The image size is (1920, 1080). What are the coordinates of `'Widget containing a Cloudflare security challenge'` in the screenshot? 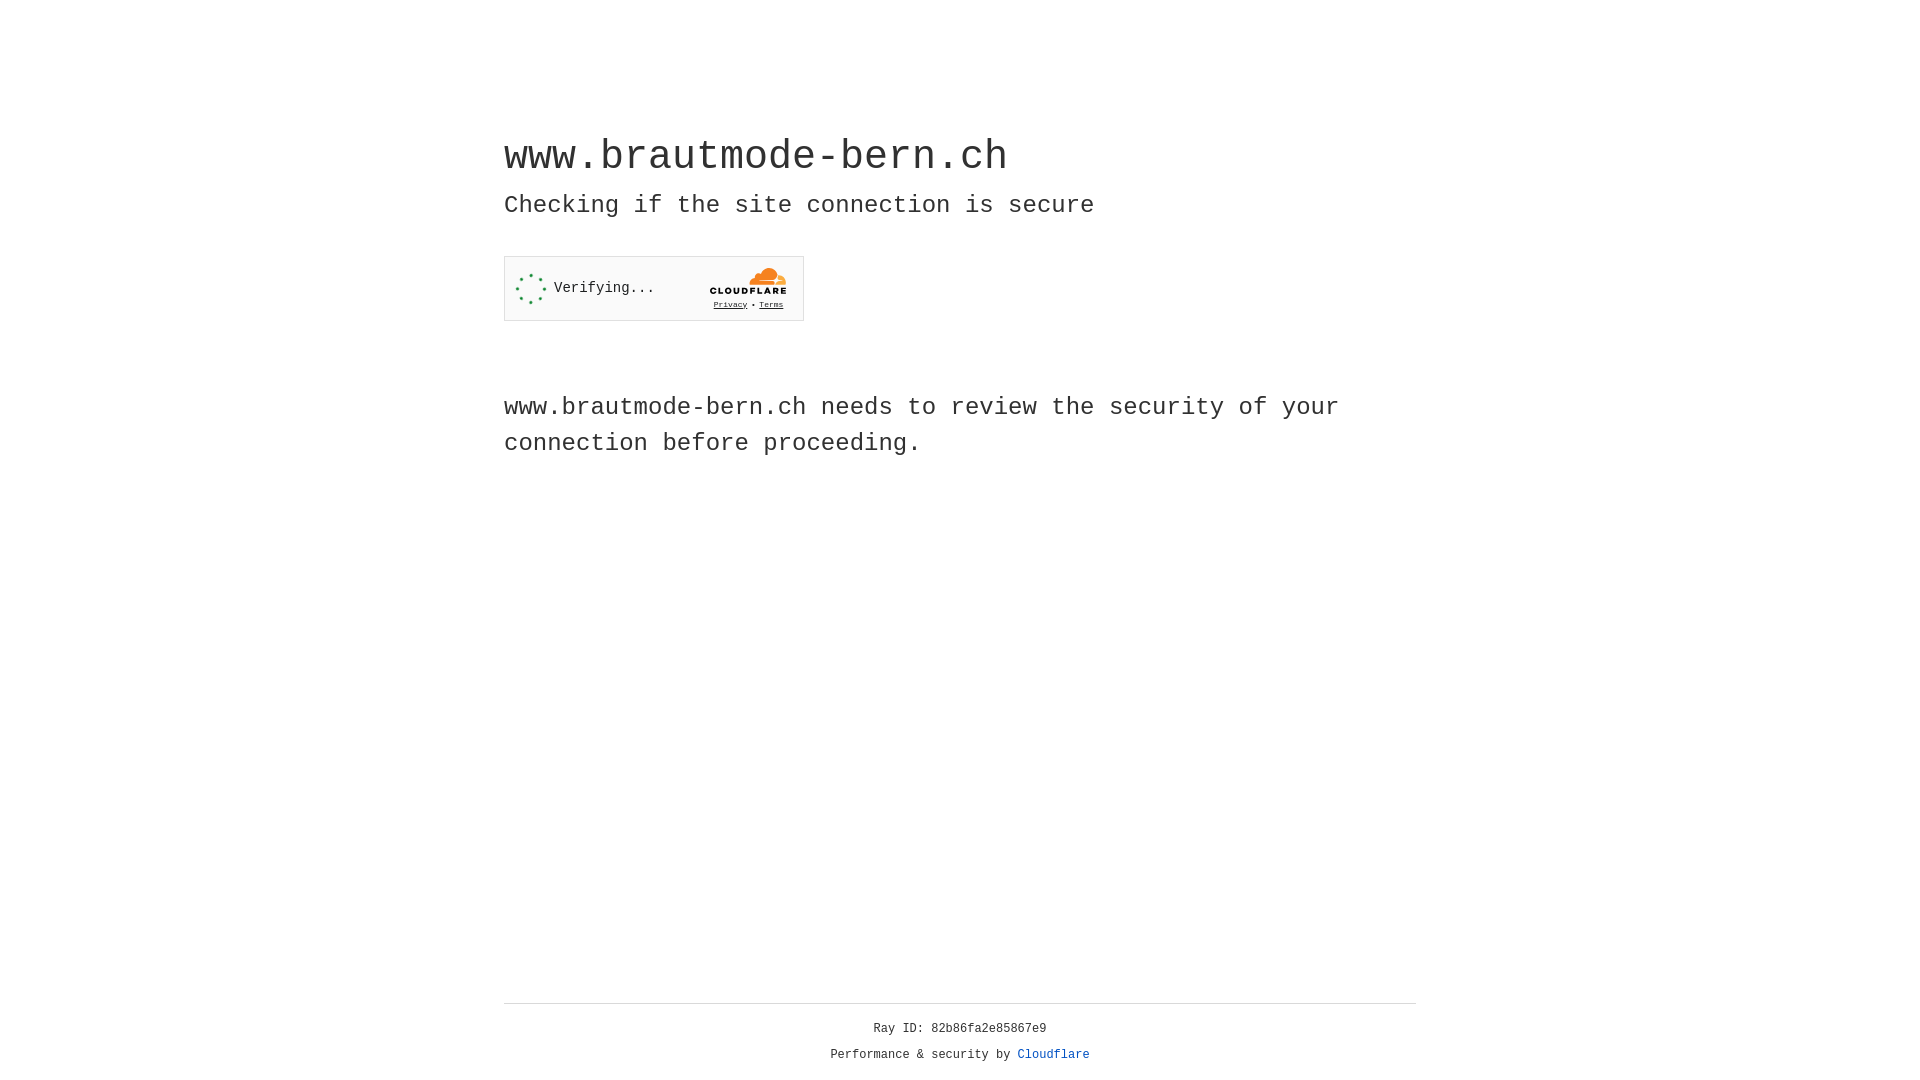 It's located at (653, 288).